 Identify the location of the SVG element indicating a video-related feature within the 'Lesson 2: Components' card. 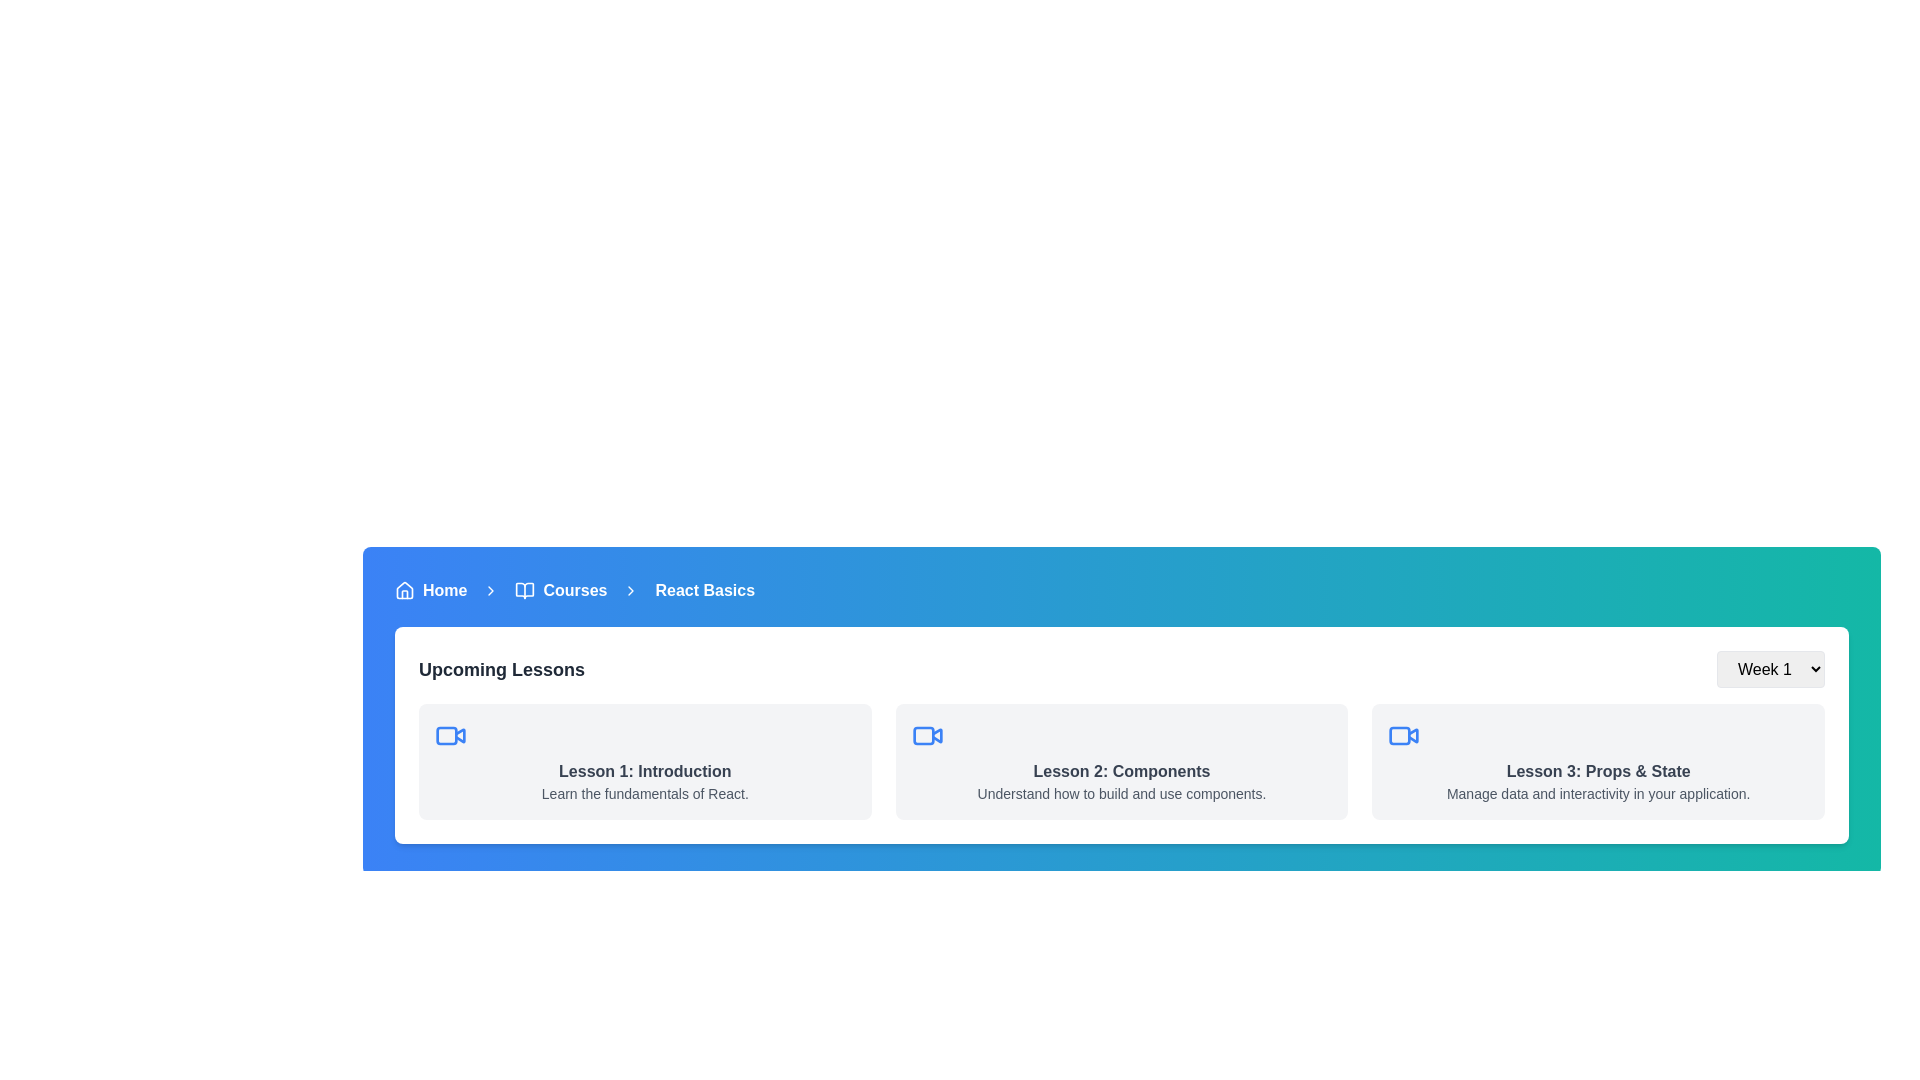
(935, 735).